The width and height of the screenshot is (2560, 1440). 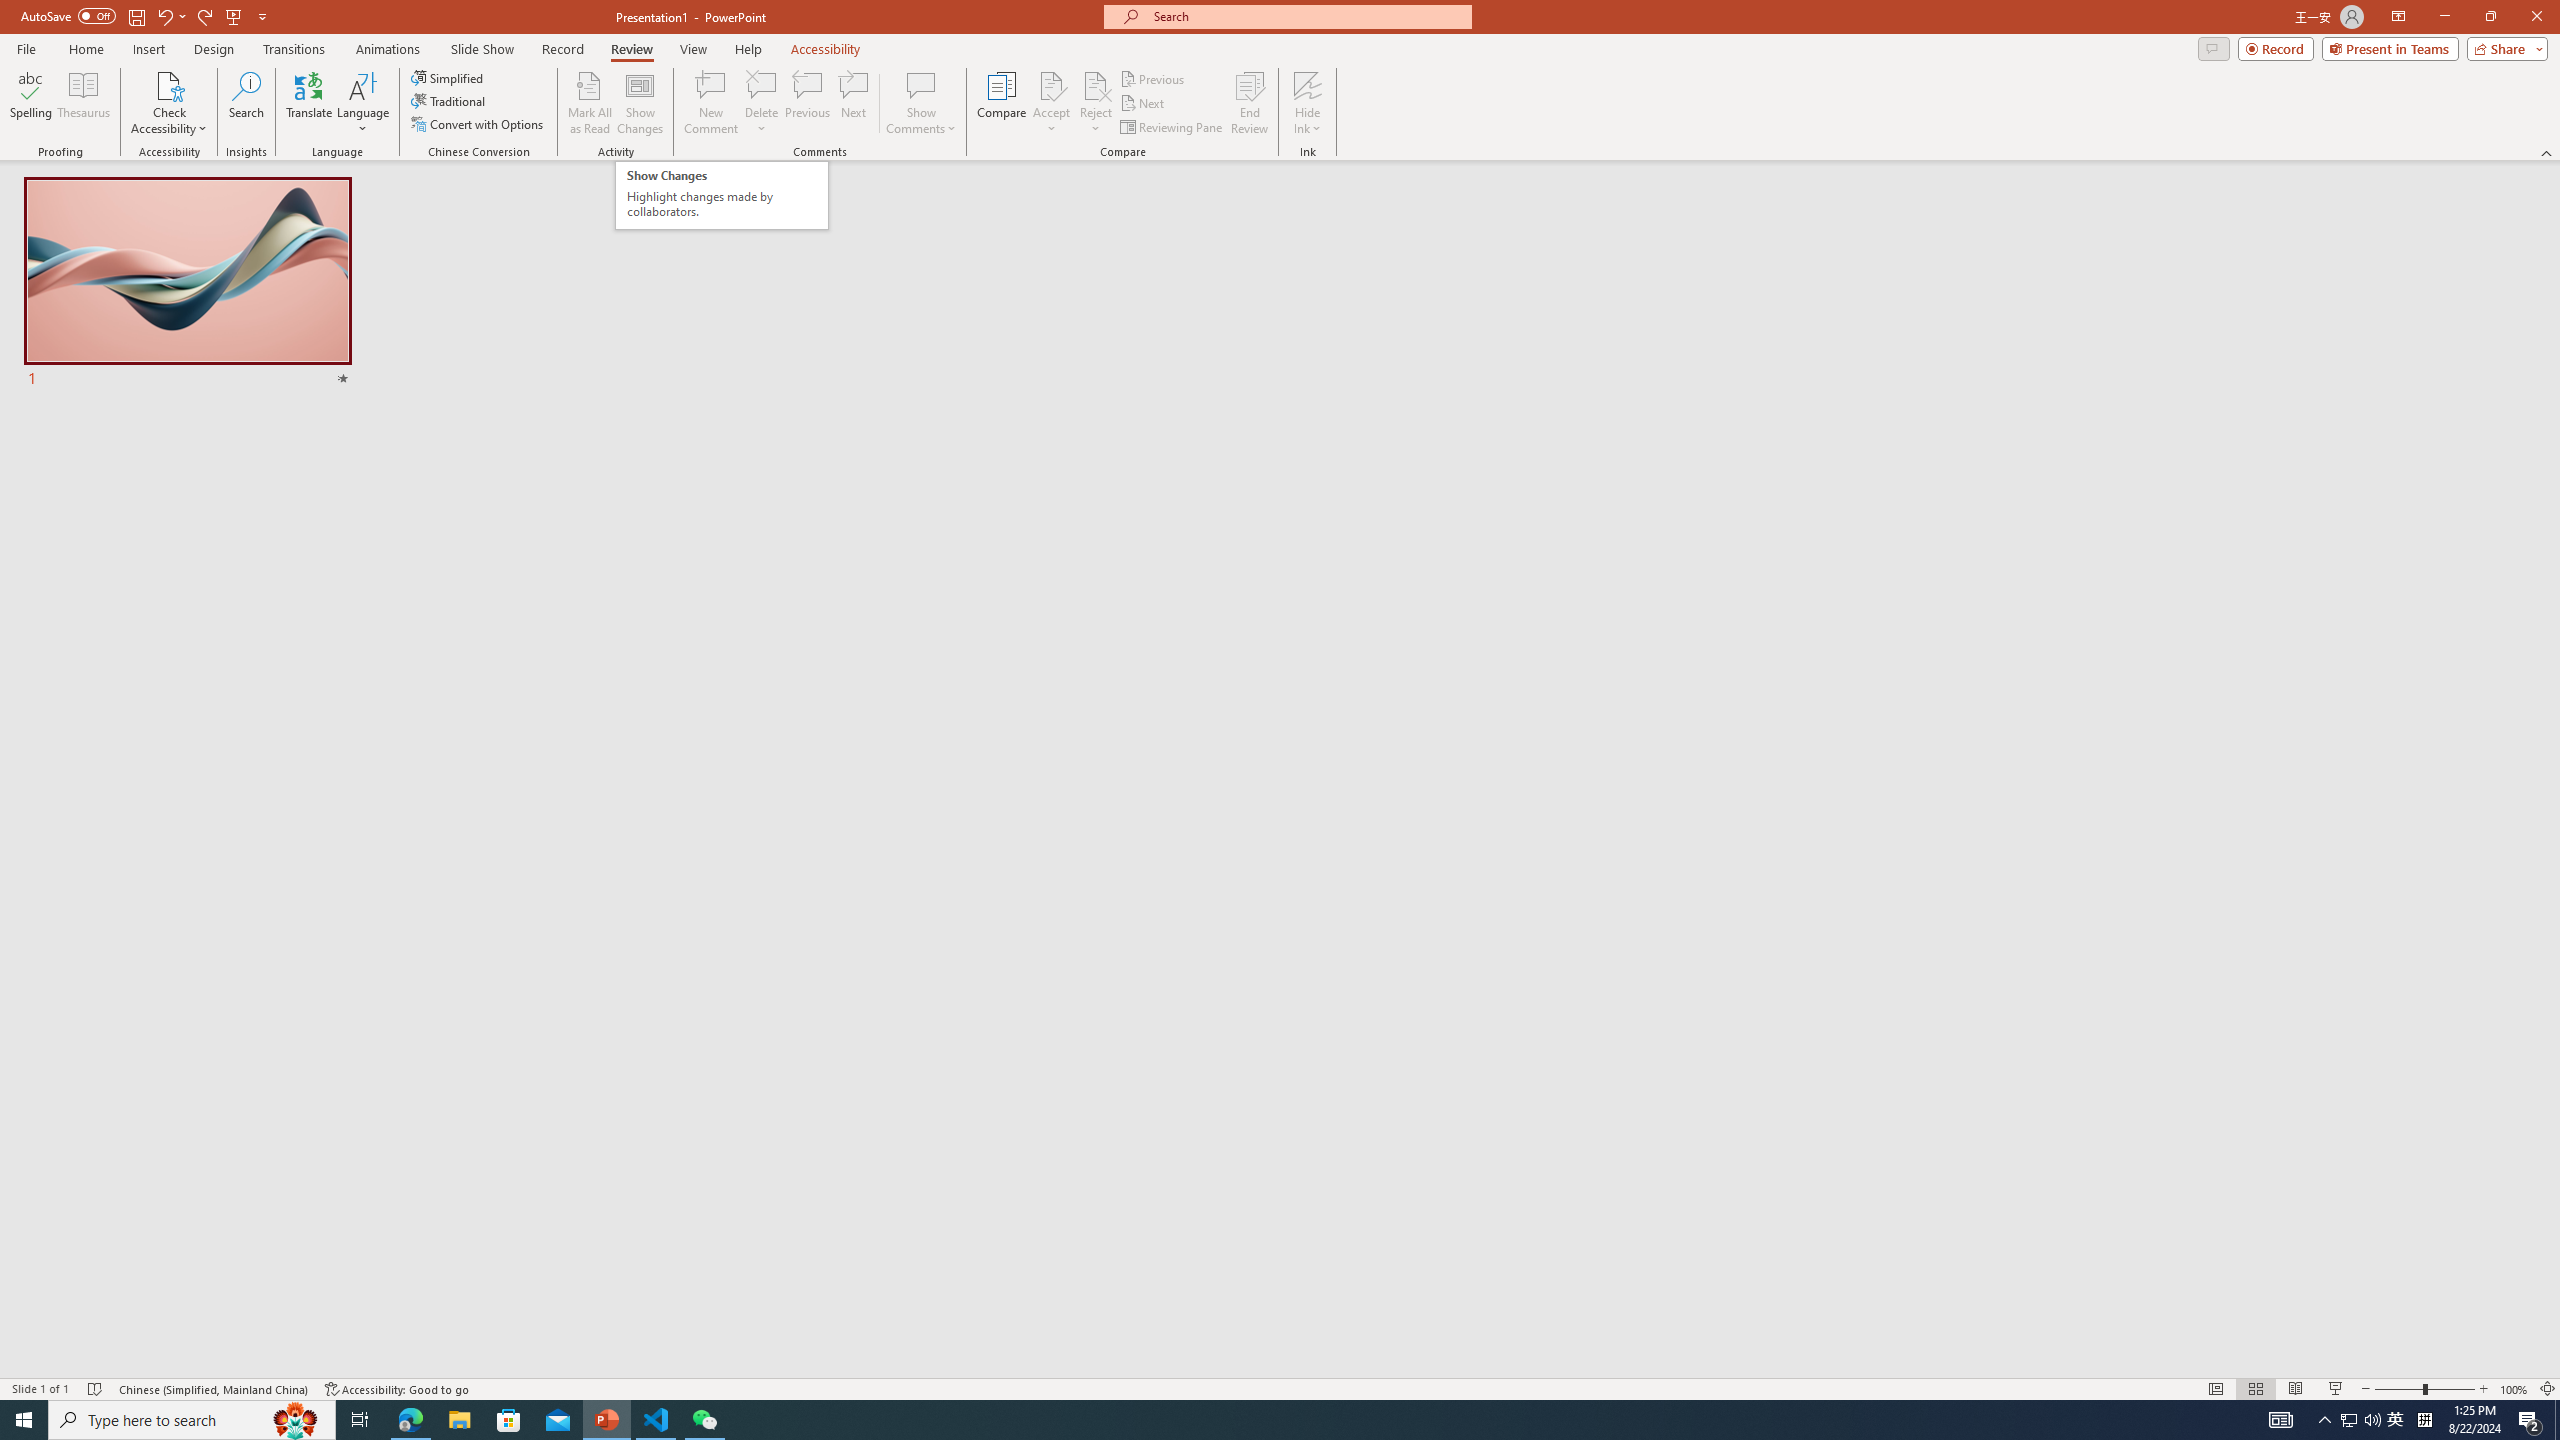 What do you see at coordinates (1094, 84) in the screenshot?
I see `'Reject Change'` at bounding box center [1094, 84].